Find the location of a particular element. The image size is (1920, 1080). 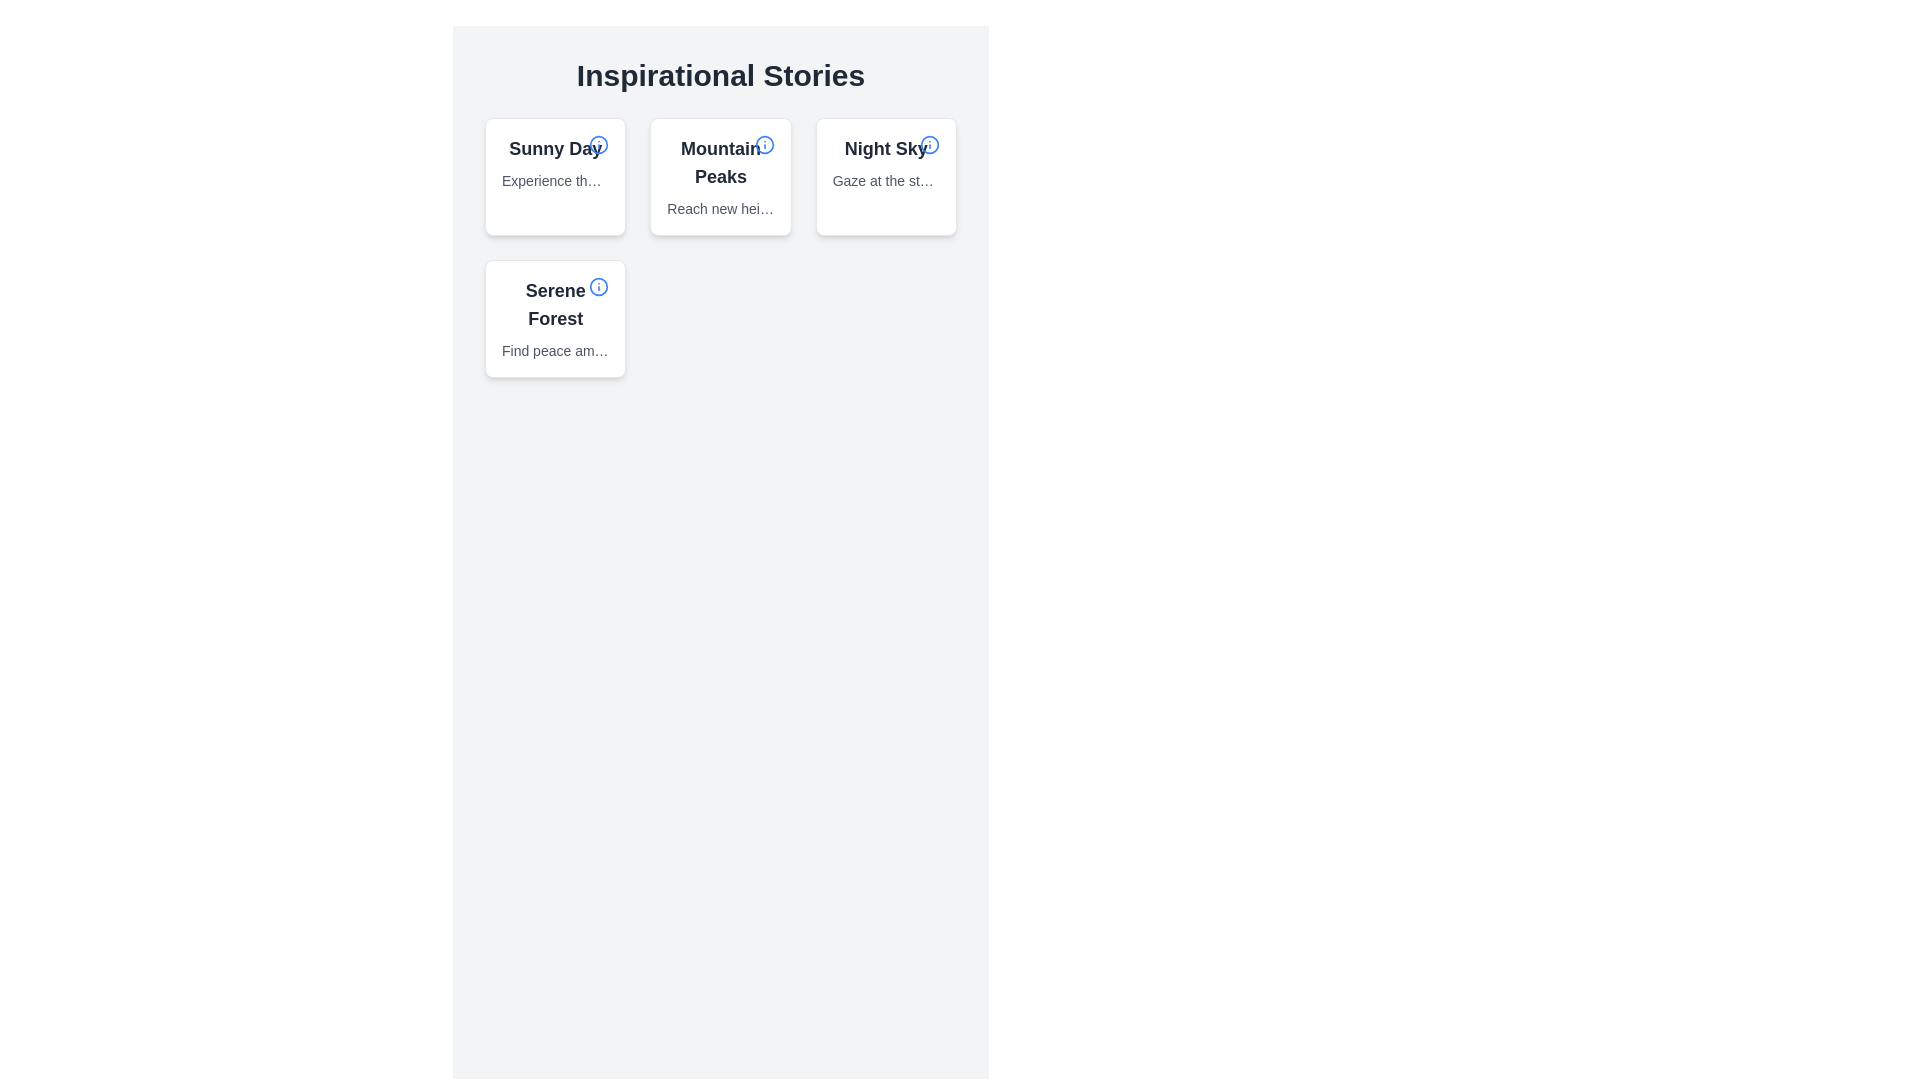

the small circular informational icon with a blue border located in the top-right corner of the 'Sunny Day' card is located at coordinates (598, 144).